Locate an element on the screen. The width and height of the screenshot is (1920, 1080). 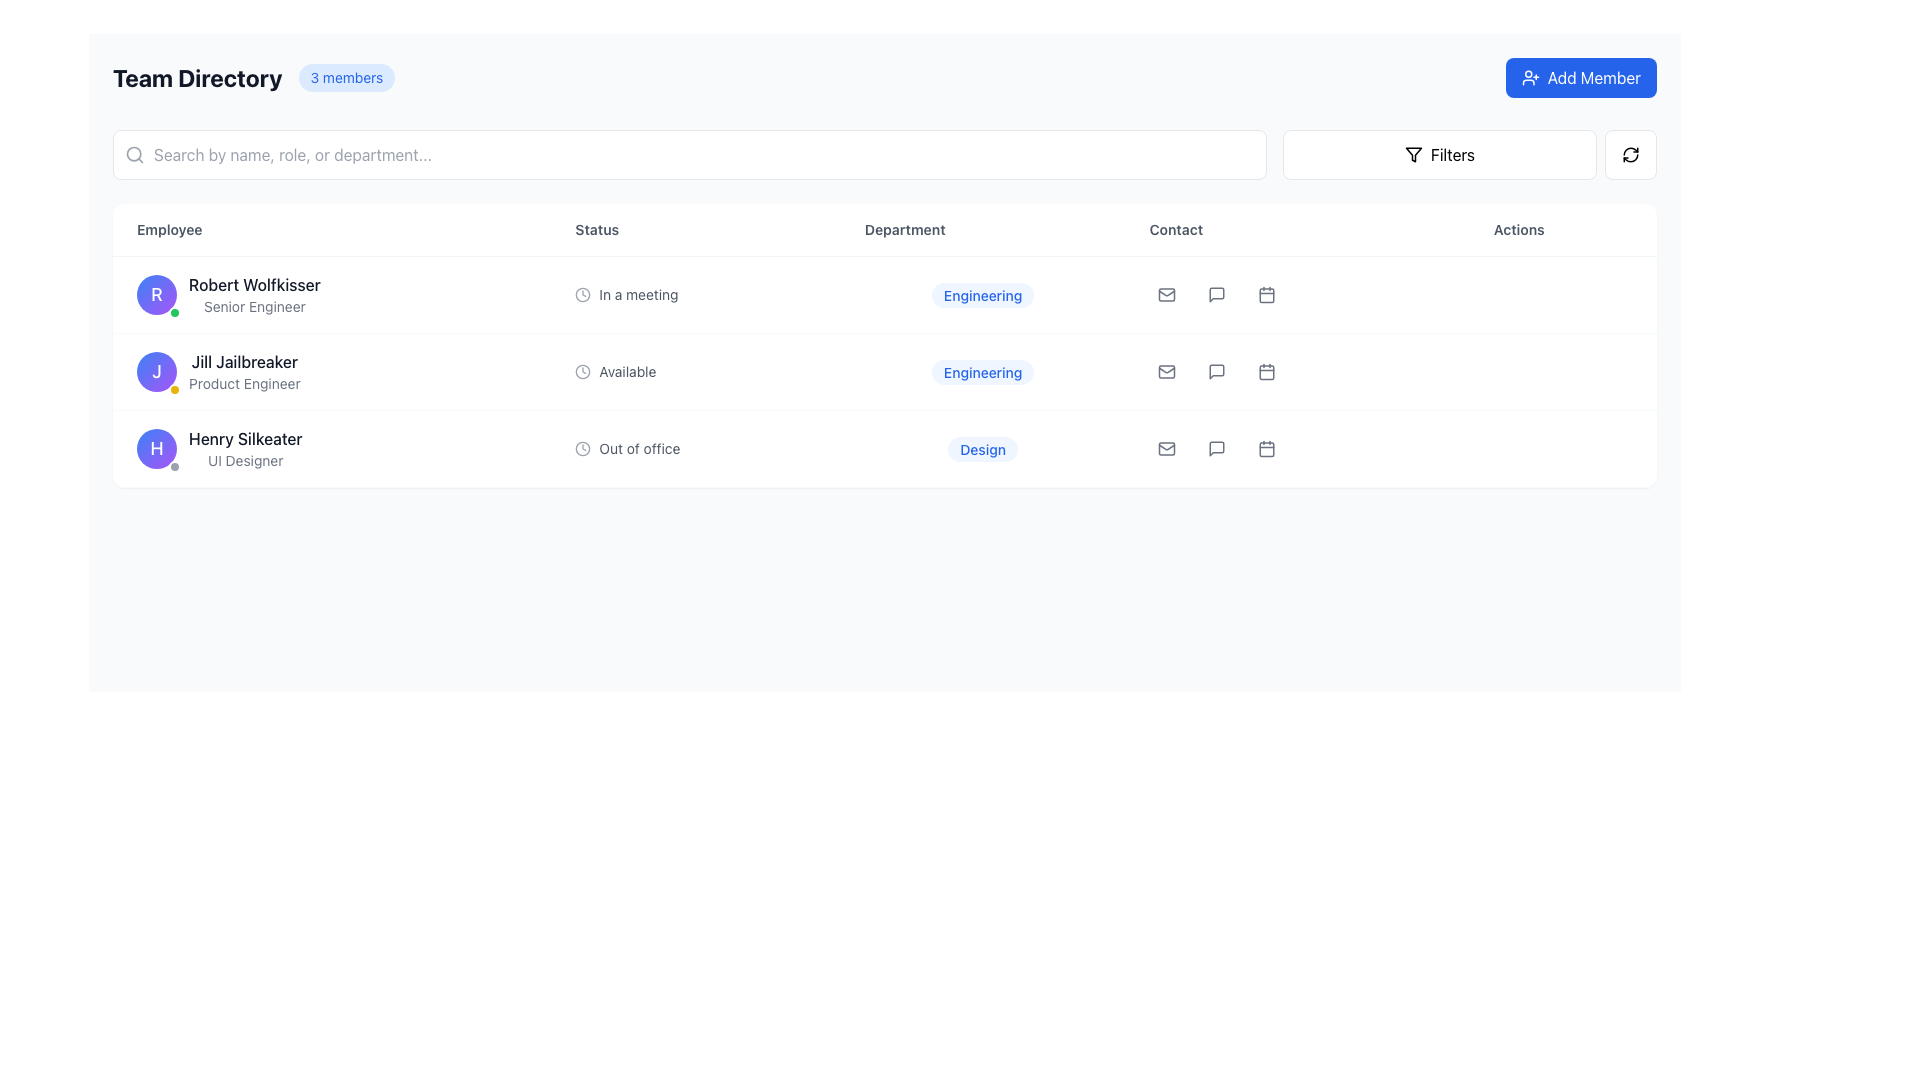
the envelope icon representing the mail feature in the 'Contact' column for user 'Robert Wolfkisser' is located at coordinates (1166, 294).